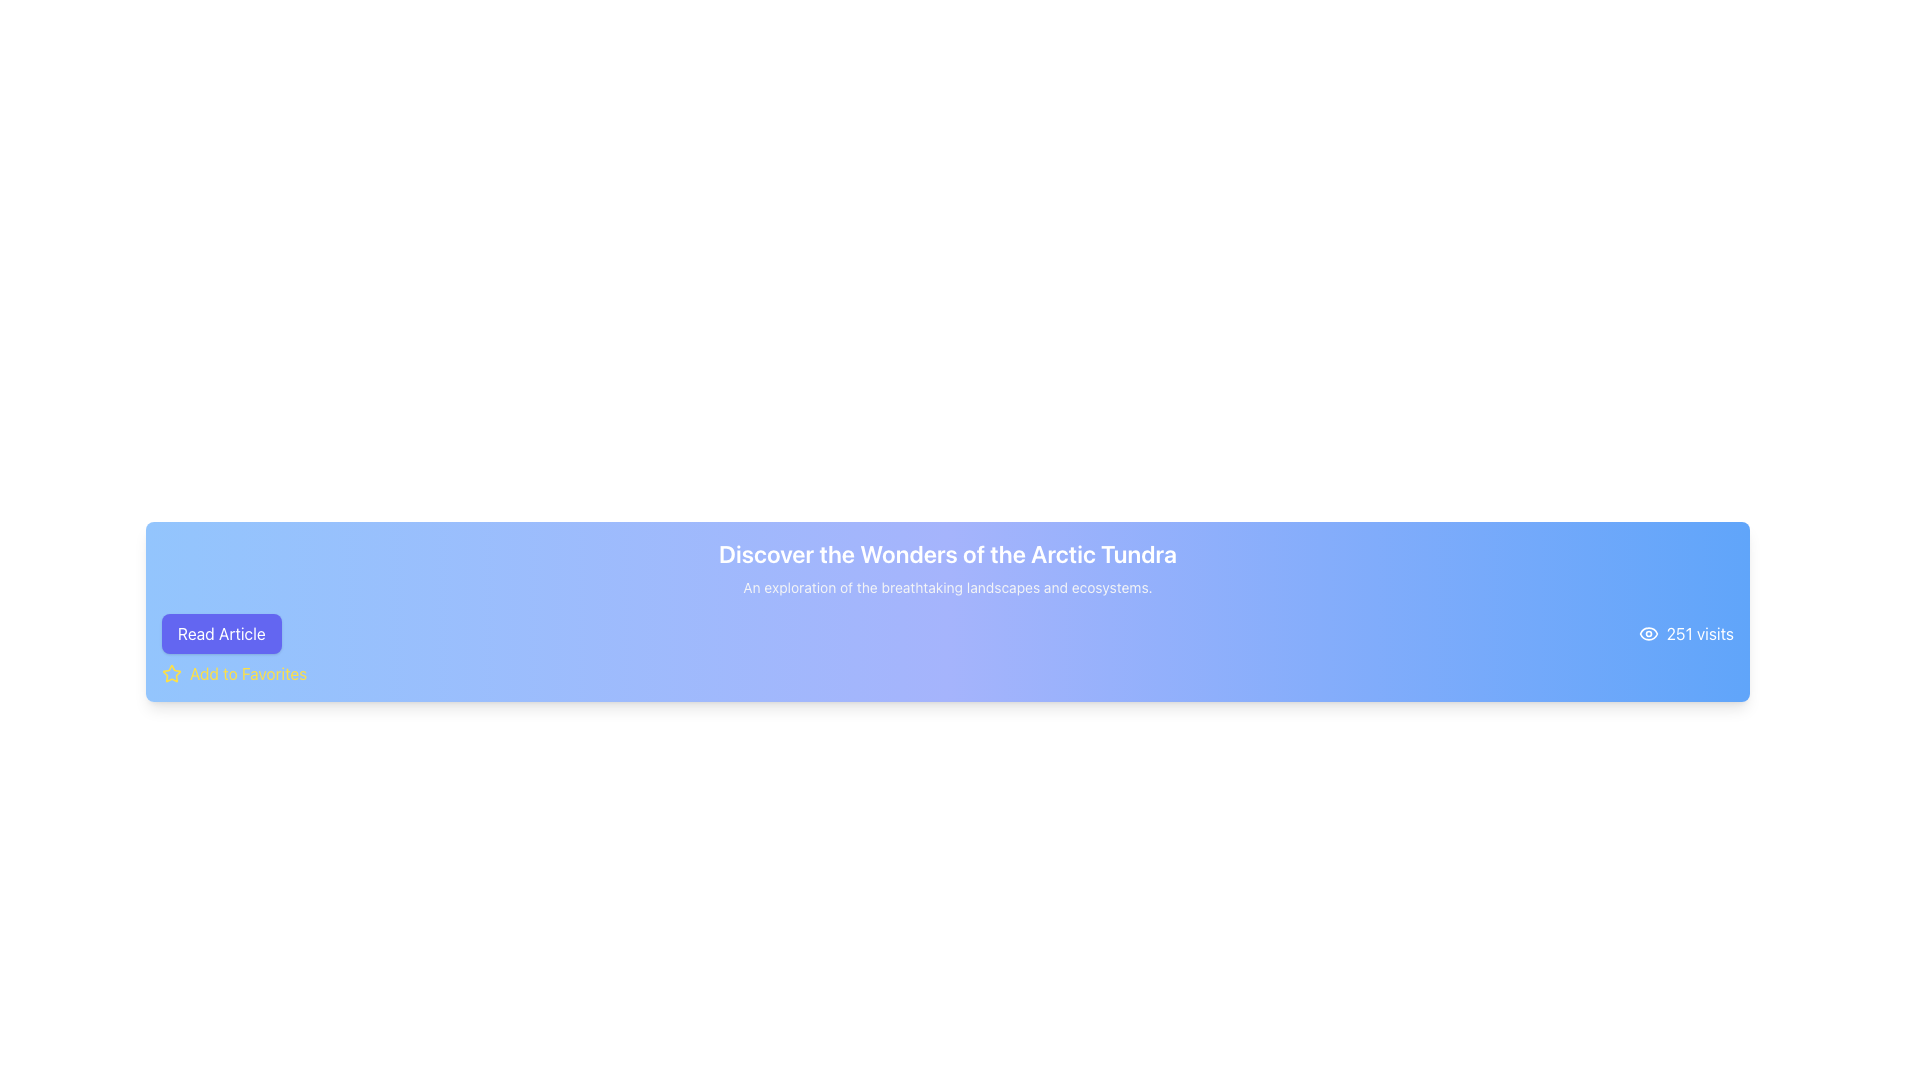  Describe the element at coordinates (172, 674) in the screenshot. I see `the star icon located to the left of the 'Add to Favorites' text at the bottom part of the interface` at that location.